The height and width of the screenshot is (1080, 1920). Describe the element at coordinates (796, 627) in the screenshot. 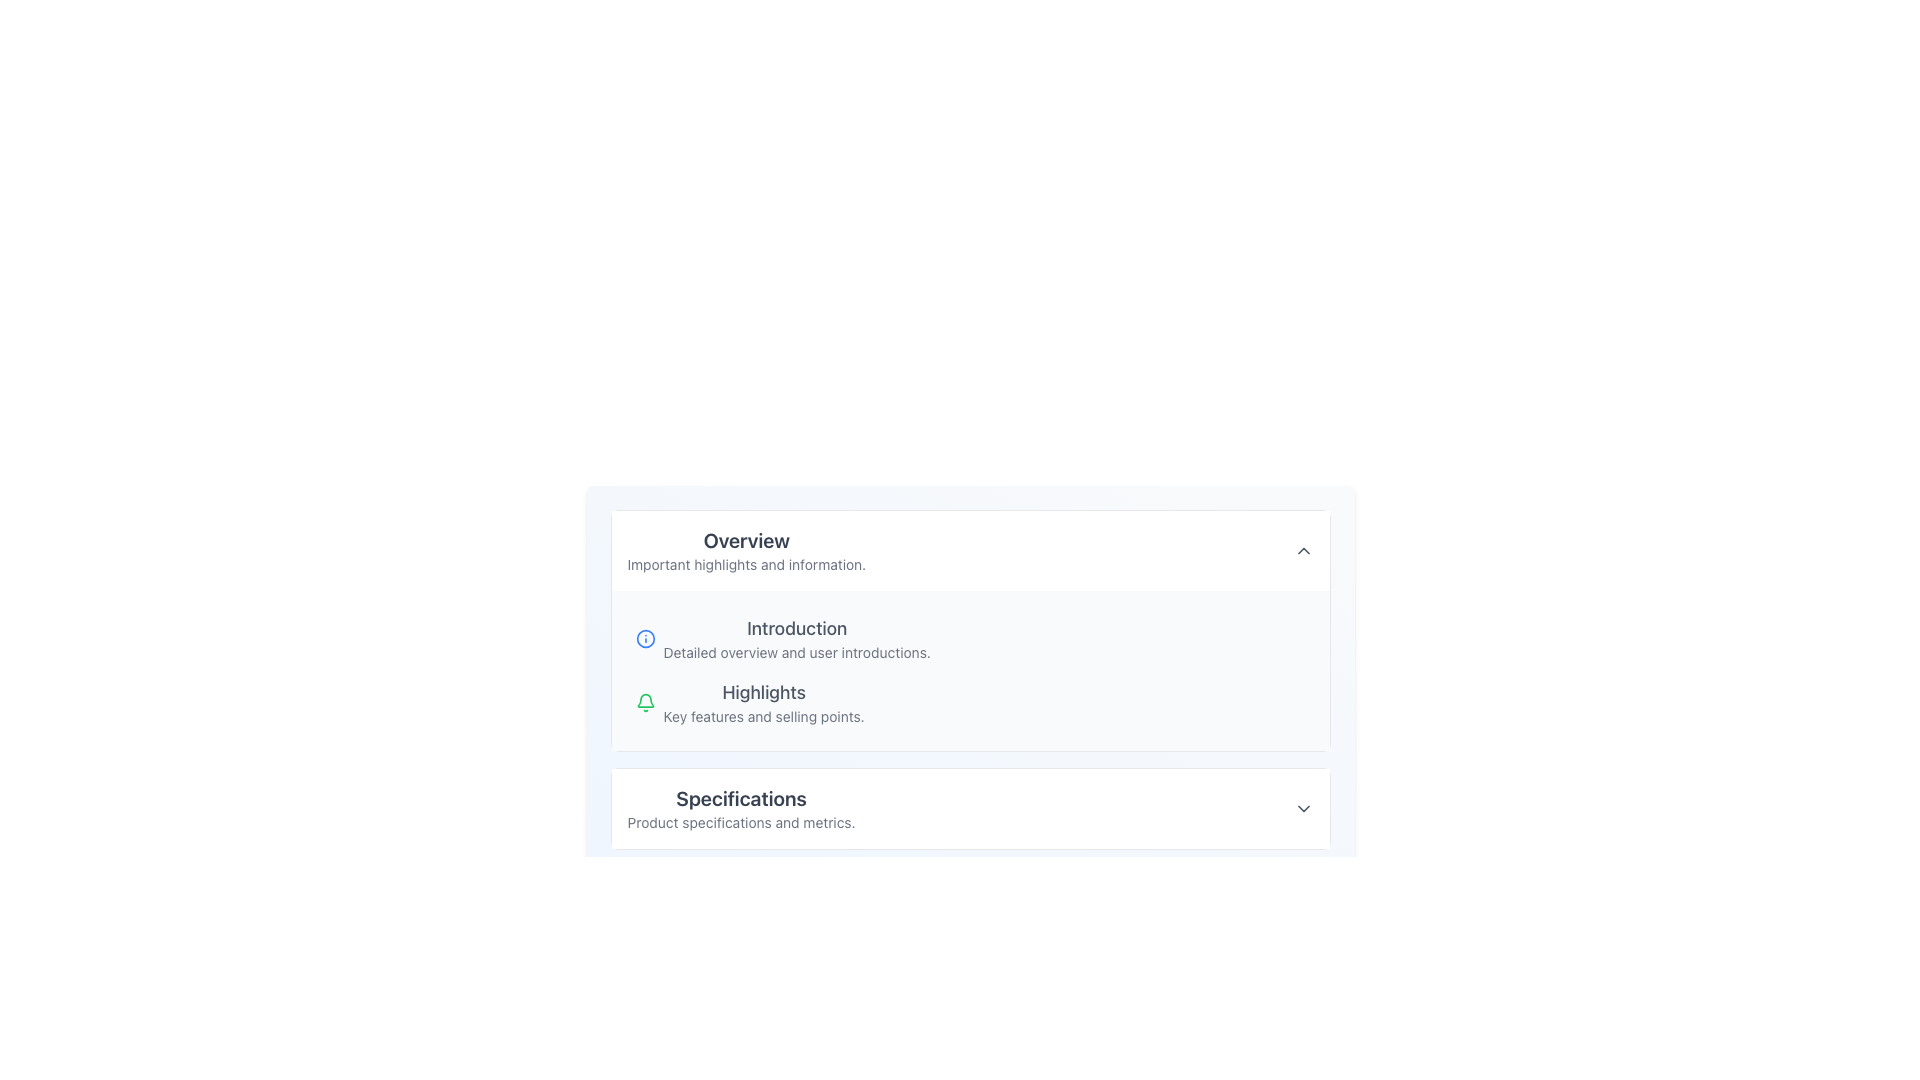

I see `text from the 'Introduction' label located in the middle of the vertical section under the 'Overview' header, styled in a large, bold gray font` at that location.